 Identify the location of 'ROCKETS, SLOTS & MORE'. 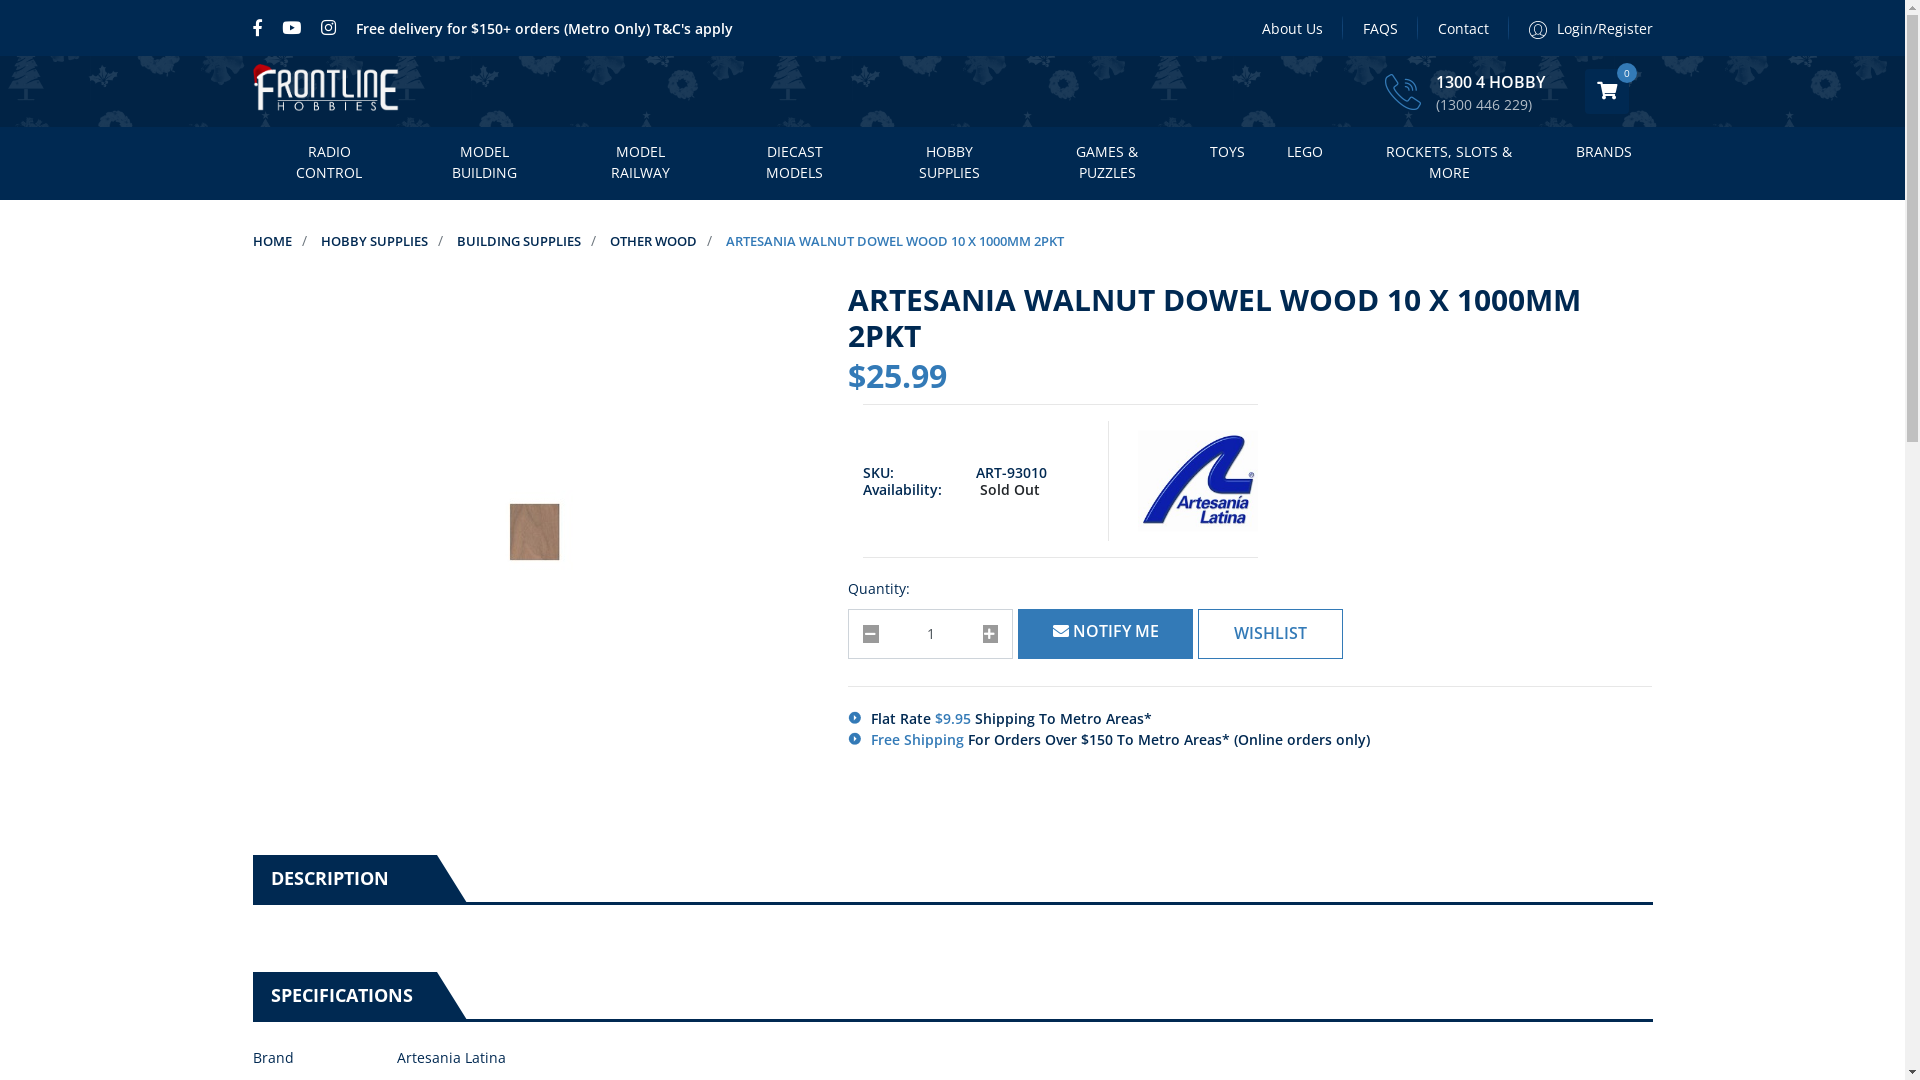
(1449, 162).